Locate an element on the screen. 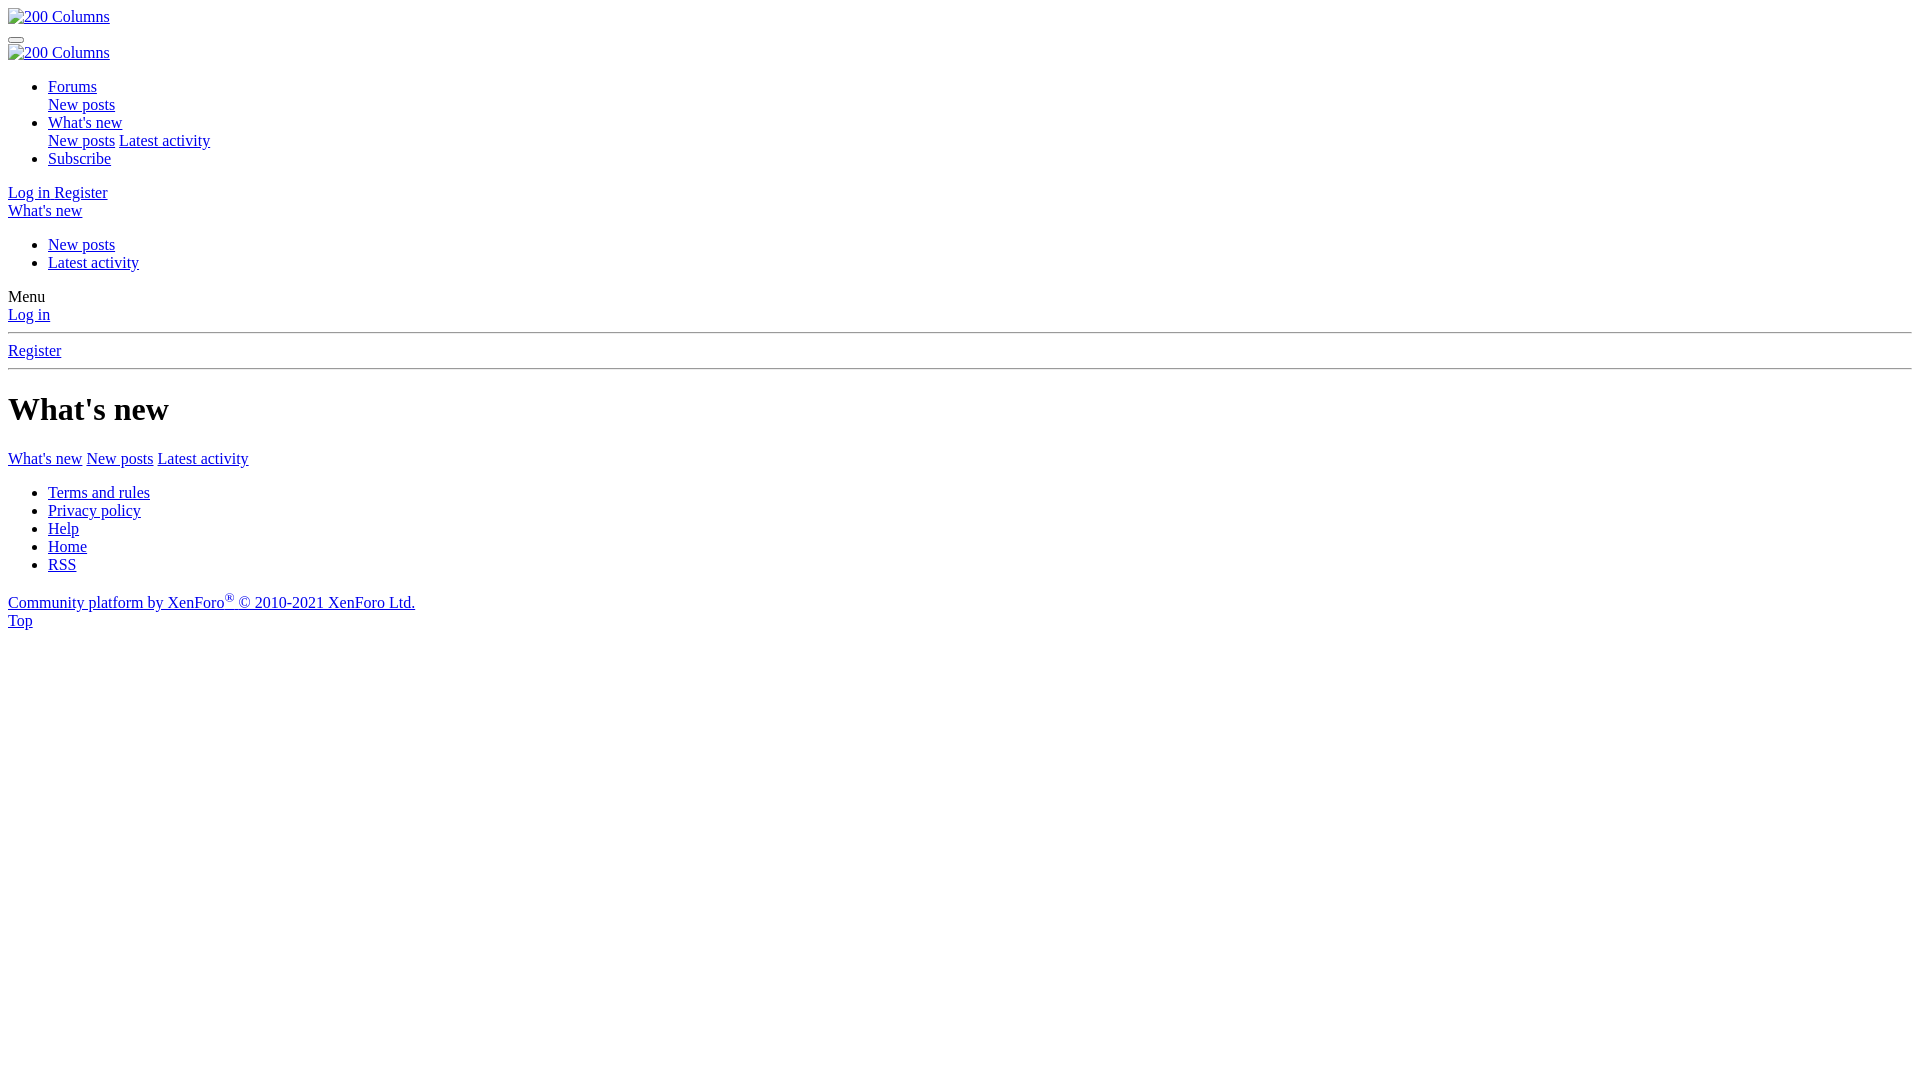 This screenshot has width=1920, height=1080. 'New posts' is located at coordinates (80, 104).